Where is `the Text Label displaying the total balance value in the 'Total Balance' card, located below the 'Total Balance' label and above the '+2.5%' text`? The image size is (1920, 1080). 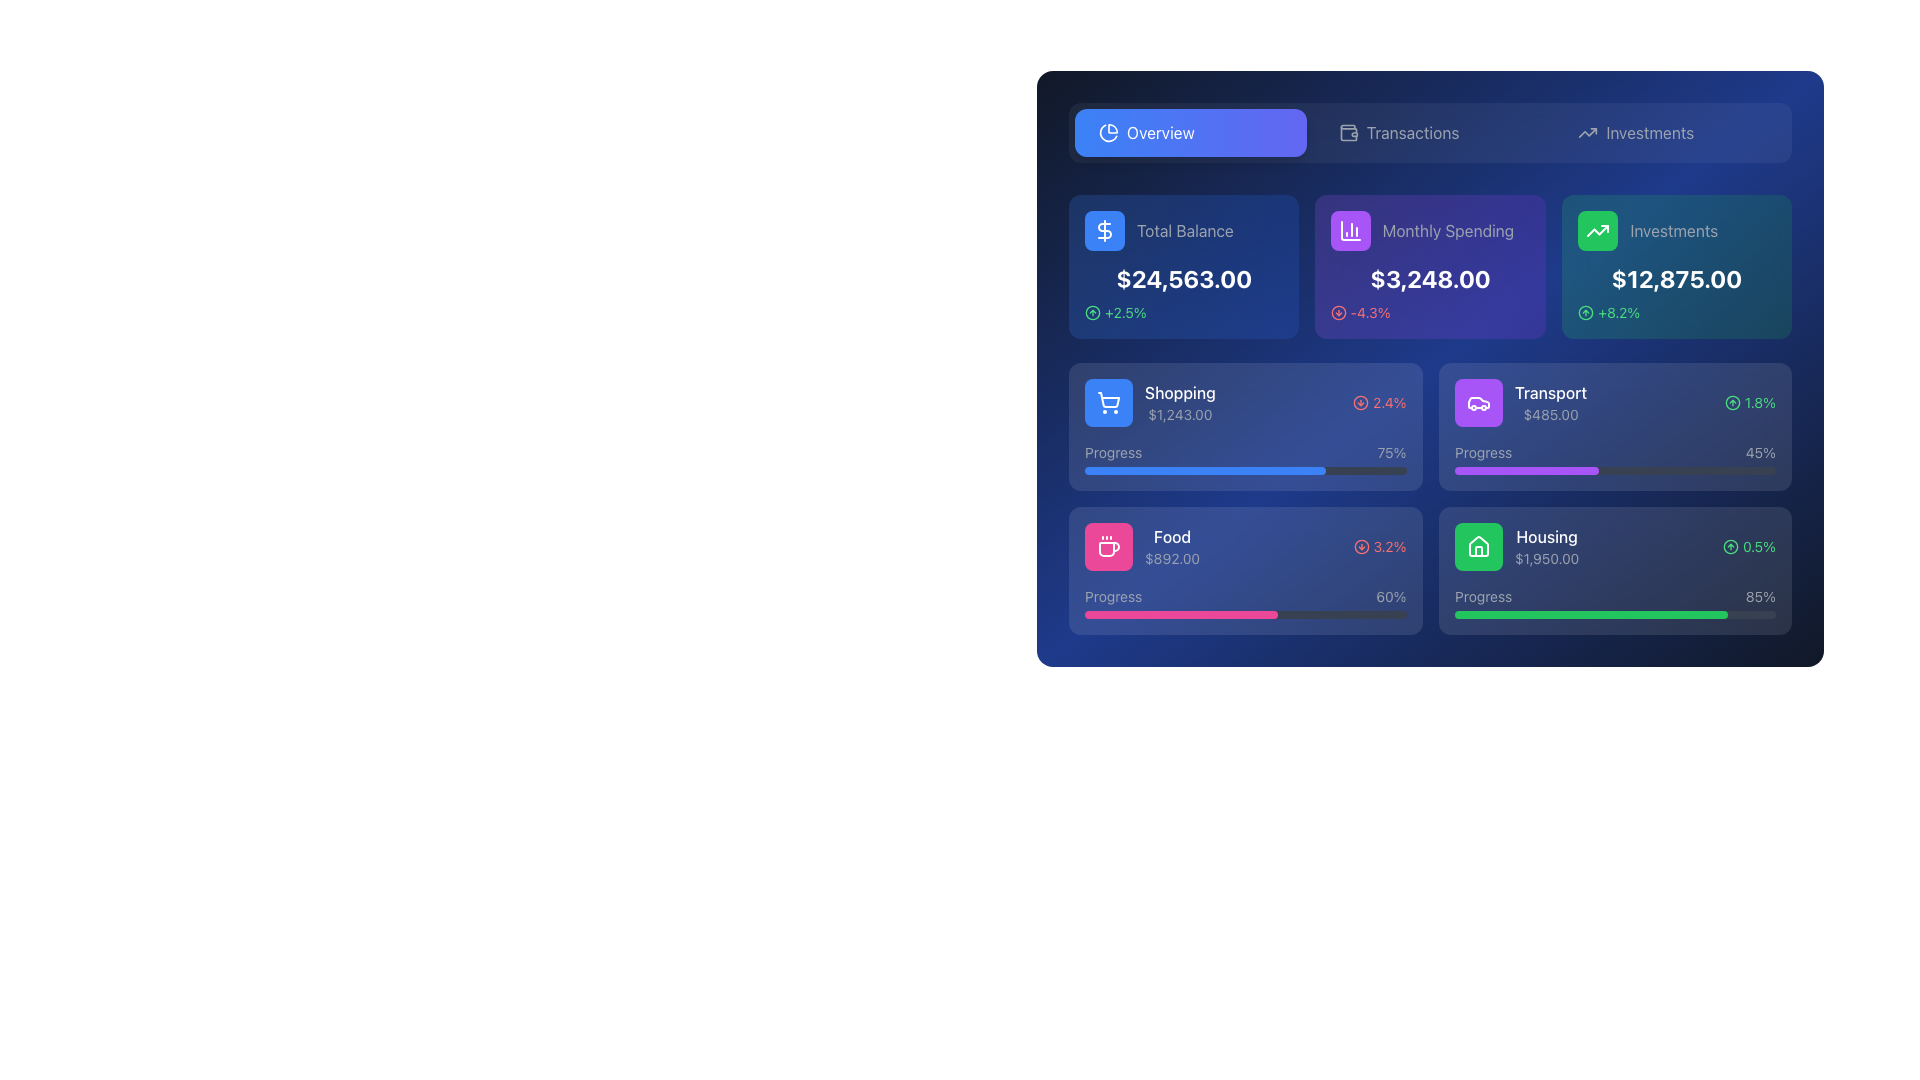
the Text Label displaying the total balance value in the 'Total Balance' card, located below the 'Total Balance' label and above the '+2.5%' text is located at coordinates (1184, 278).